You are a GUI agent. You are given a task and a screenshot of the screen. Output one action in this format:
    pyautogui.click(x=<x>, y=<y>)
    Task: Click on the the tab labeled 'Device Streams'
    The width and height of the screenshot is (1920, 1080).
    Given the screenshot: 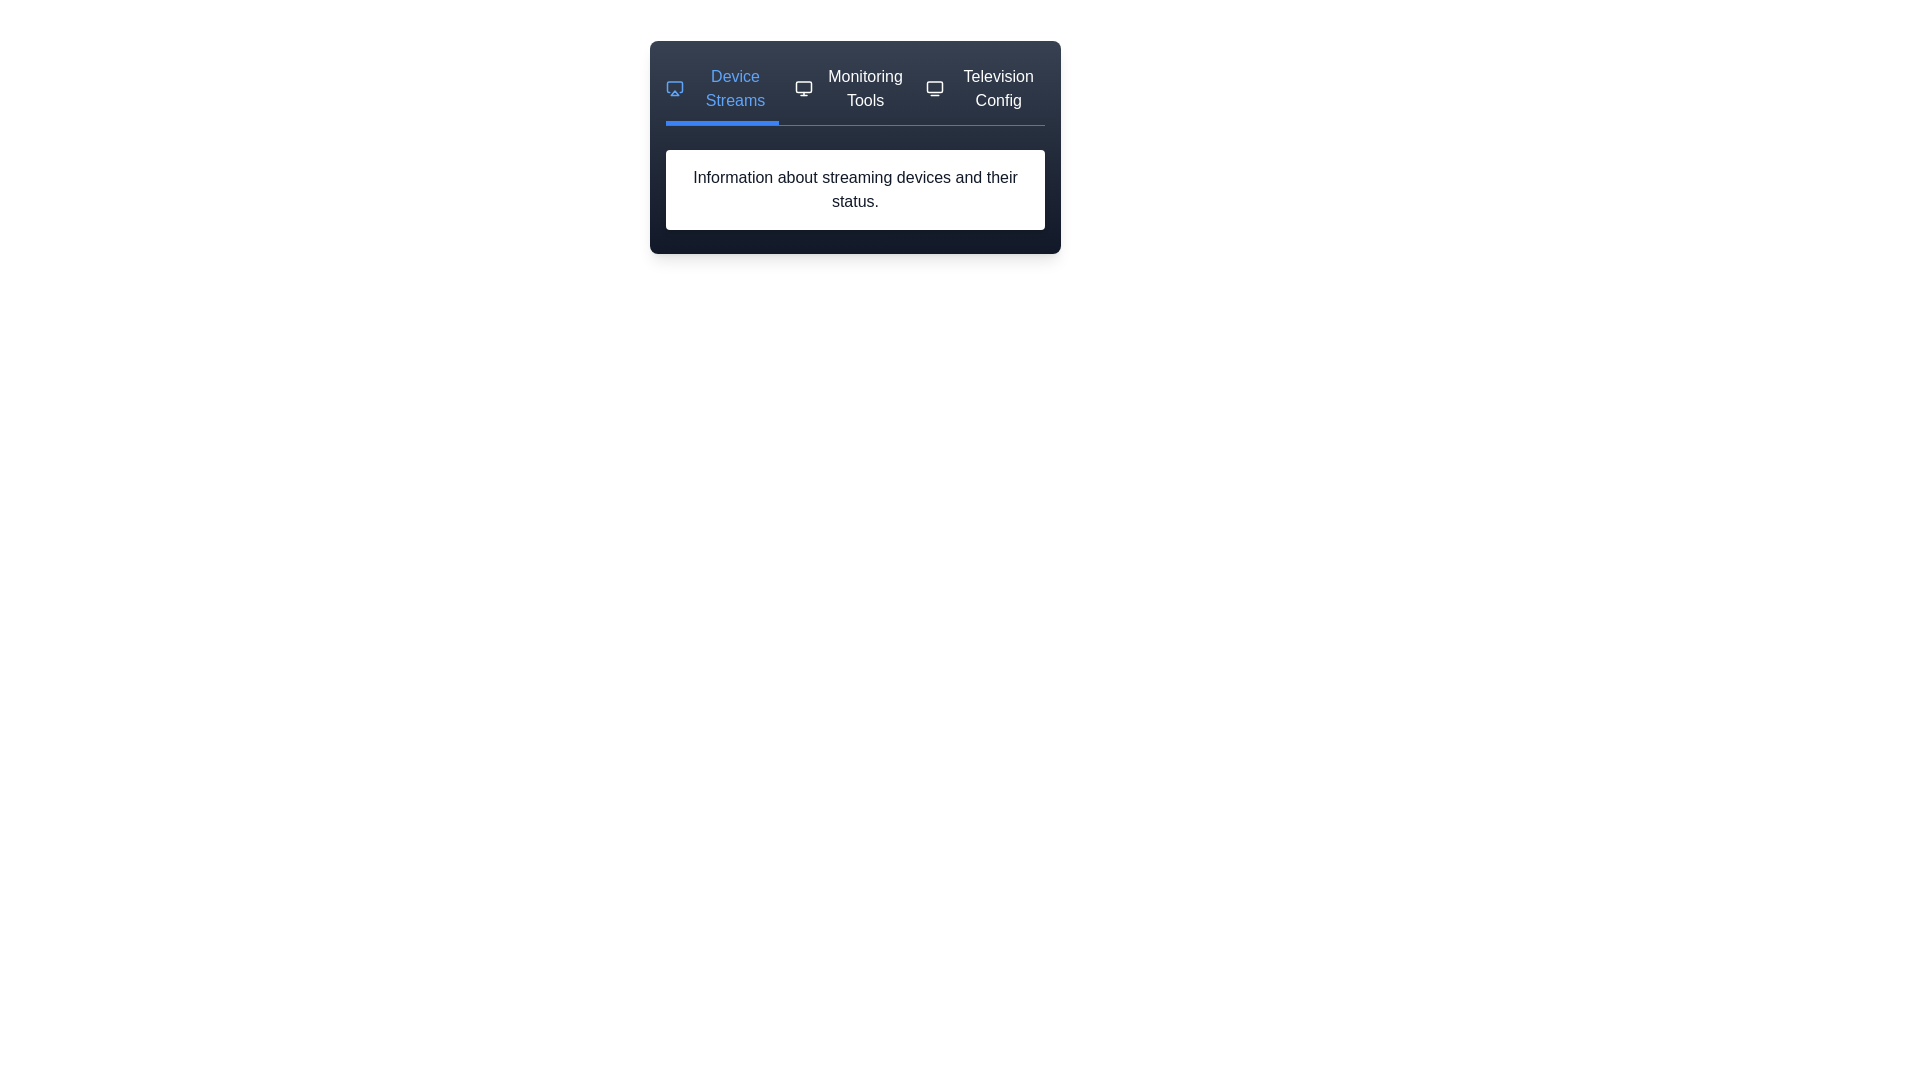 What is the action you would take?
    pyautogui.click(x=720, y=95)
    